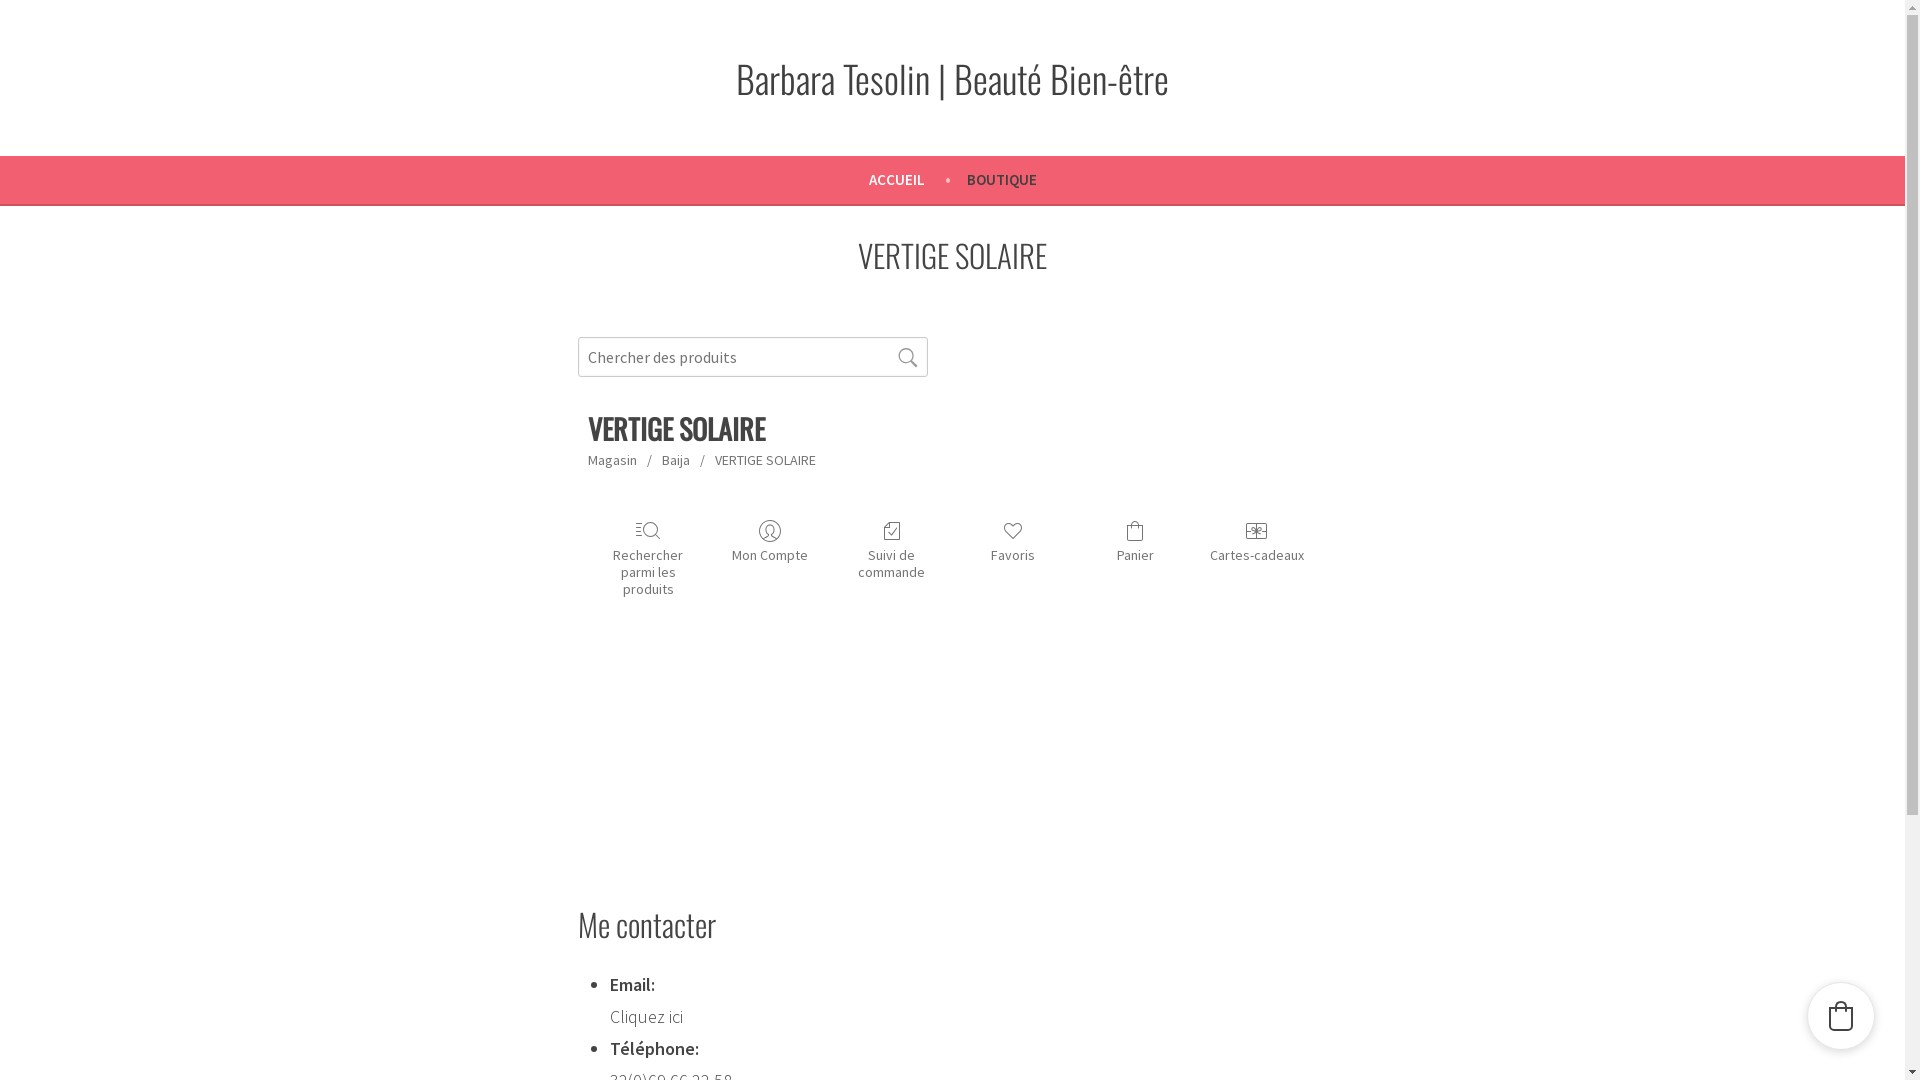 The width and height of the screenshot is (1920, 1080). Describe the element at coordinates (1256, 541) in the screenshot. I see `'Cartes-cadeaux'` at that location.